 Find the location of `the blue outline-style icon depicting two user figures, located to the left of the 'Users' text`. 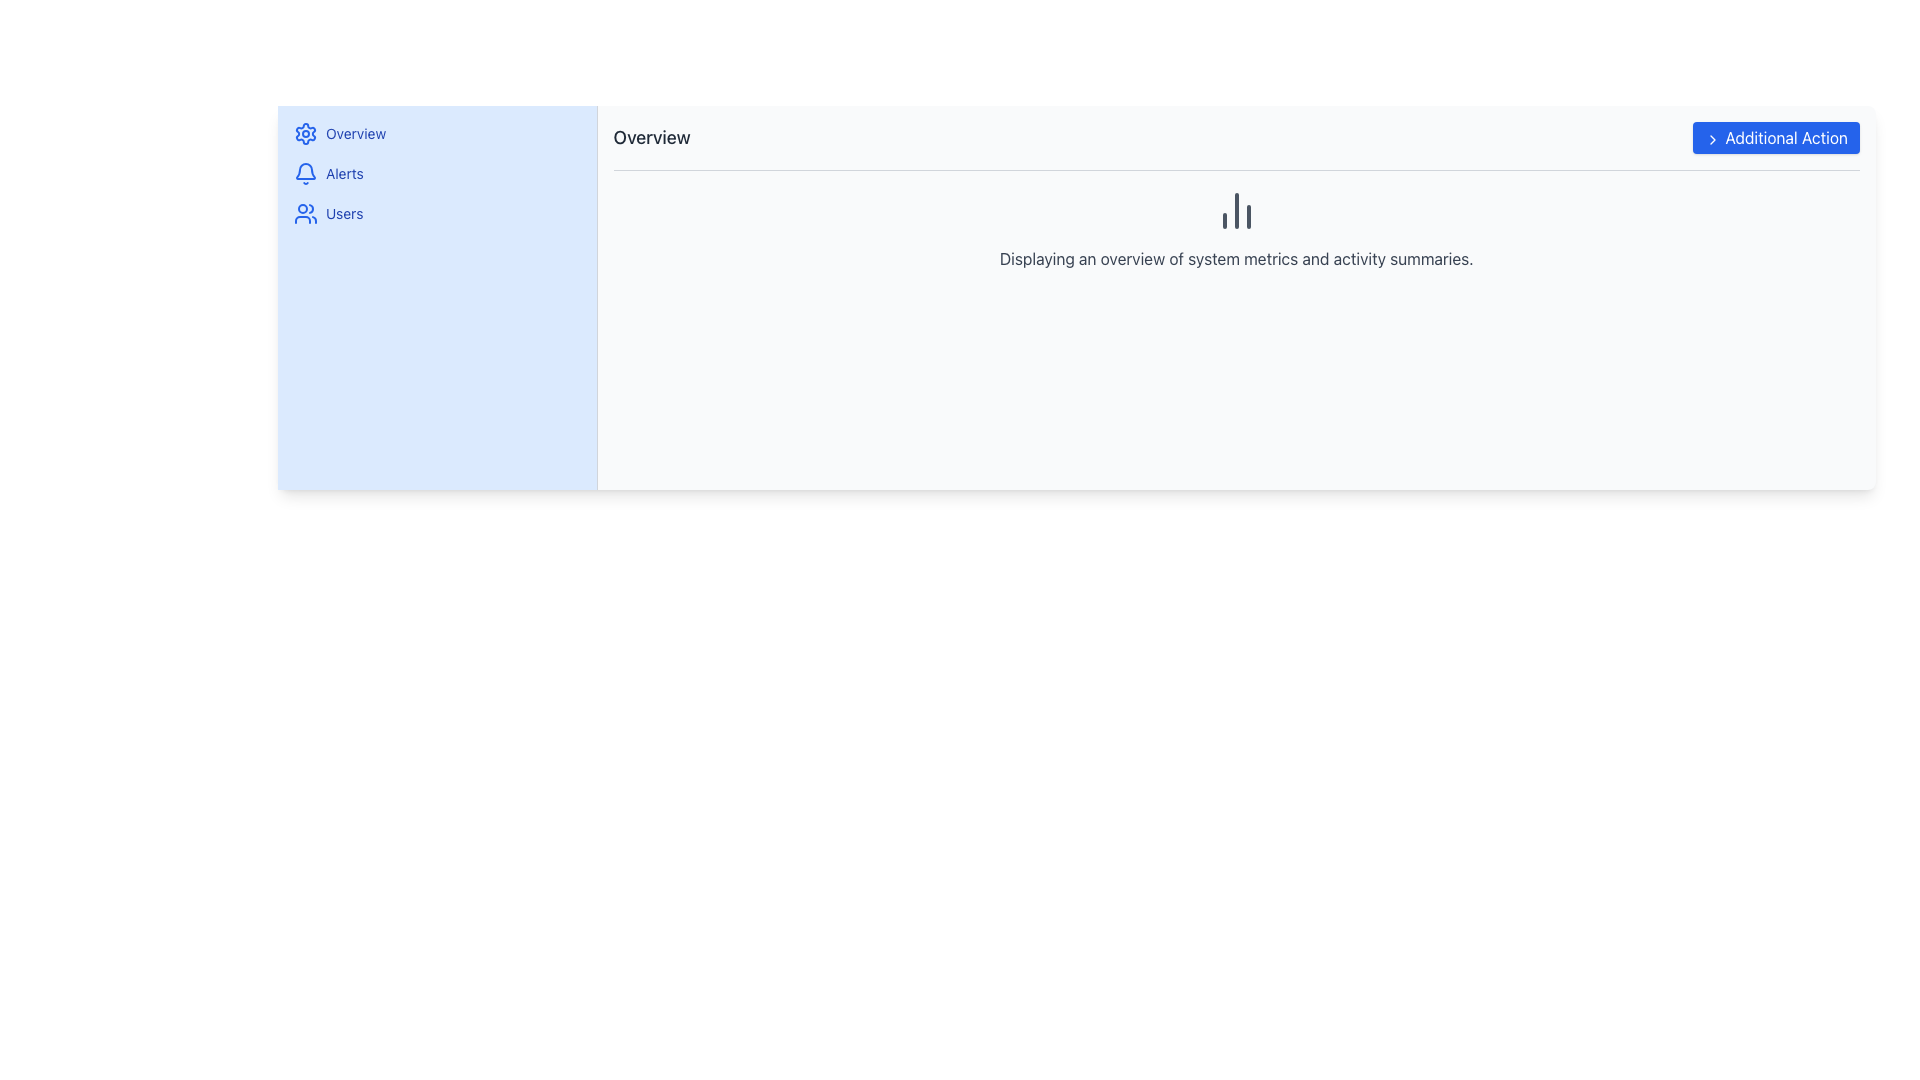

the blue outline-style icon depicting two user figures, located to the left of the 'Users' text is located at coordinates (305, 213).